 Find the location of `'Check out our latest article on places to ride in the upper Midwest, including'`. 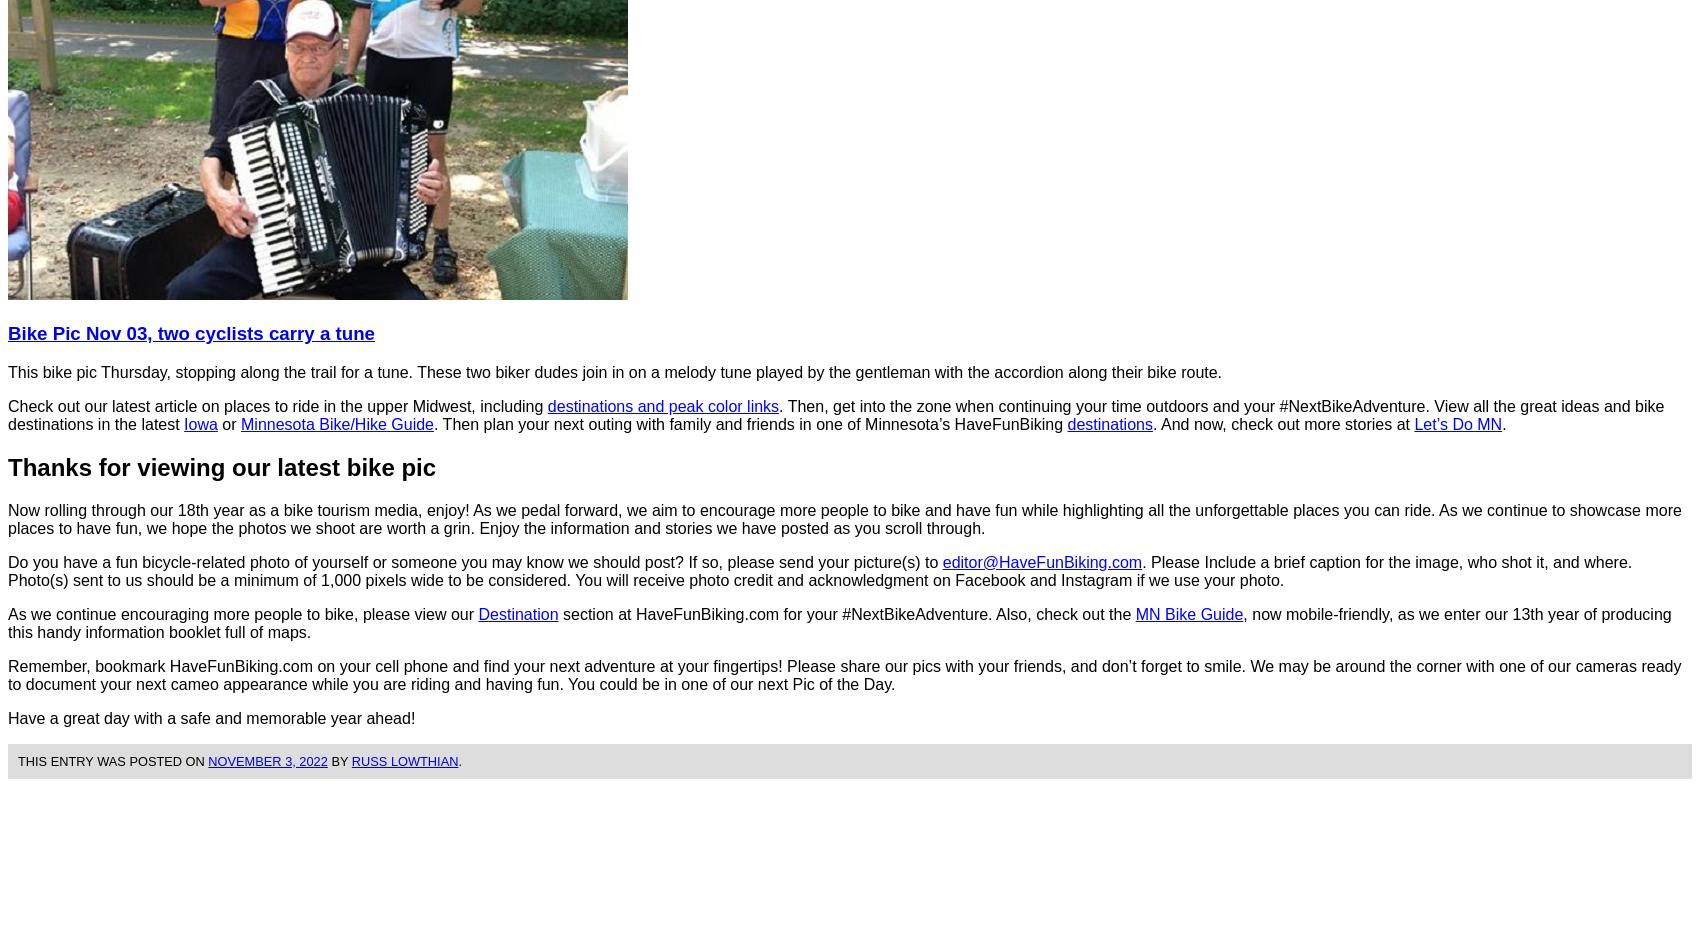

'Check out our latest article on places to ride in the upper Midwest, including' is located at coordinates (7, 405).